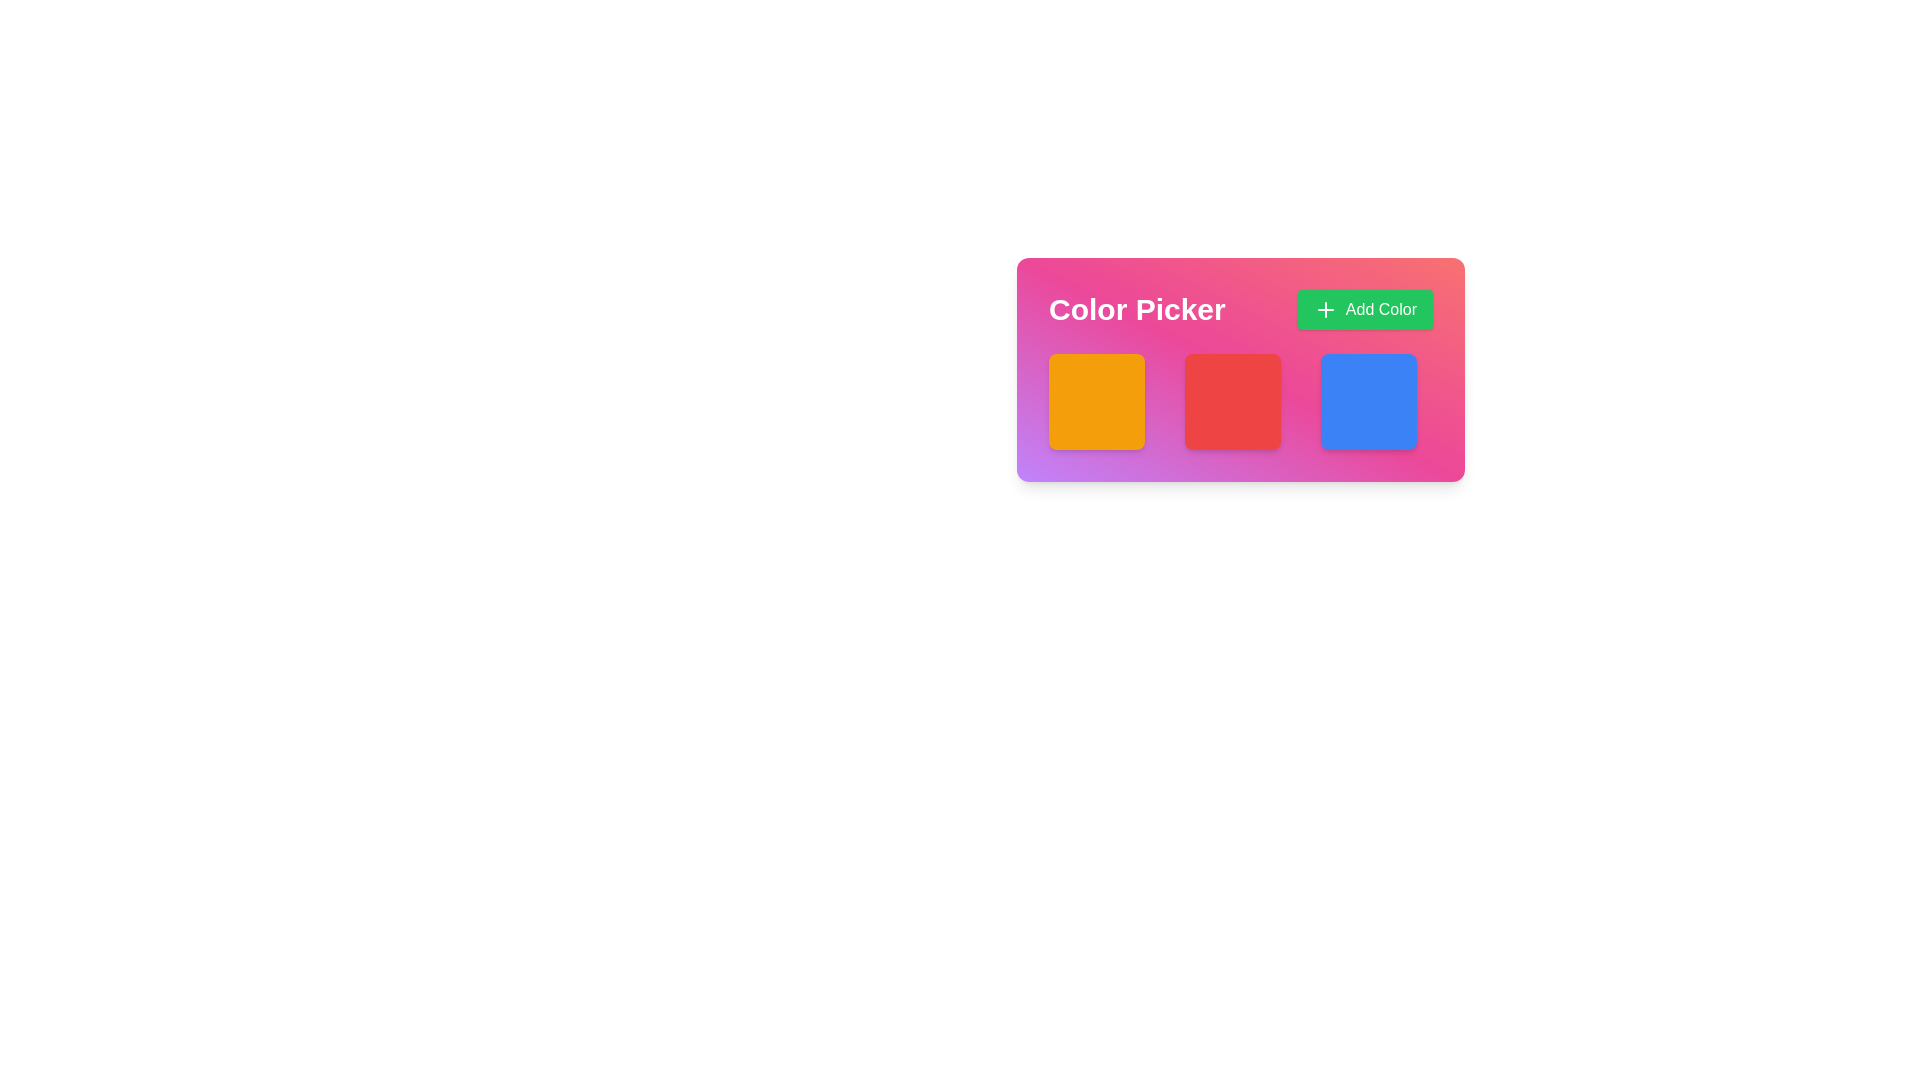 The height and width of the screenshot is (1080, 1920). What do you see at coordinates (1103, 401) in the screenshot?
I see `the color selection button on the far left of the color-picker interface` at bounding box center [1103, 401].